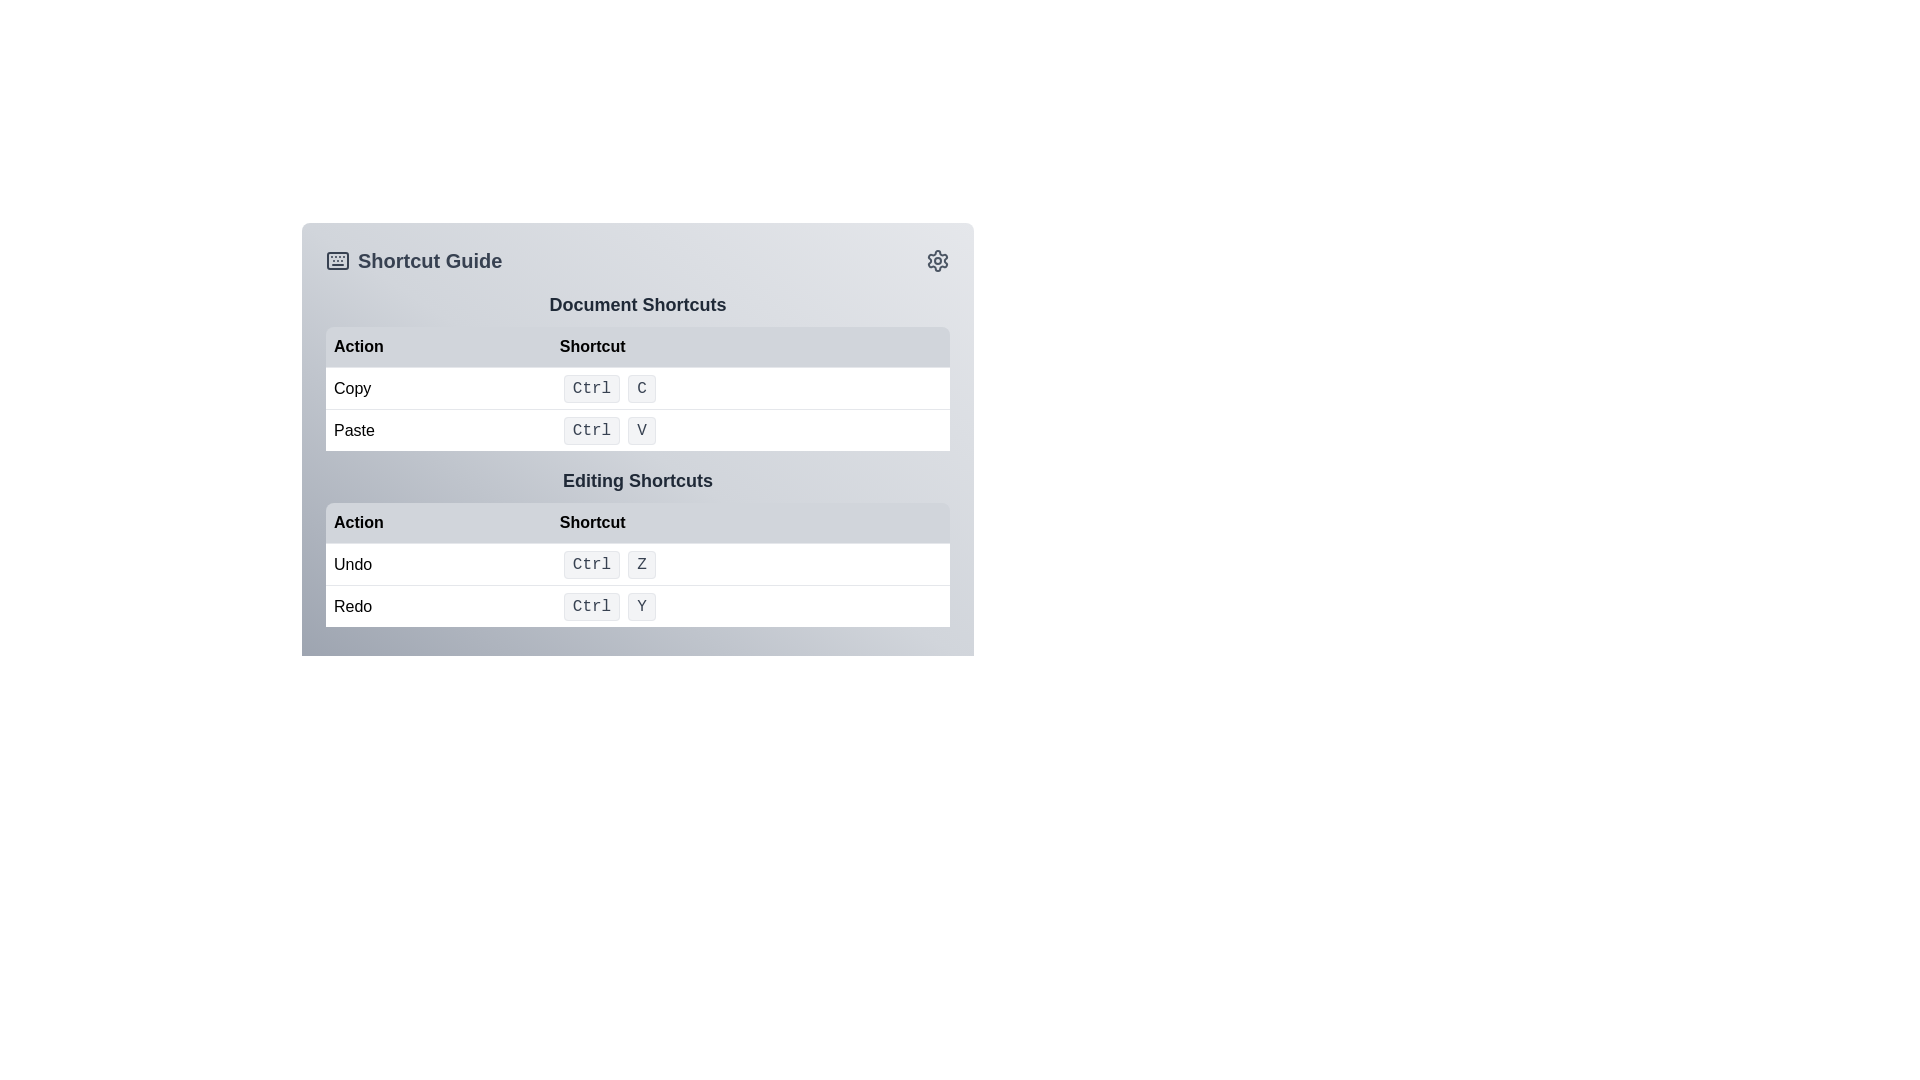 The image size is (1920, 1080). I want to click on the 'Ctrl' button in the 'Shortcut Guide' interface, located under the 'Editing Shortcuts' section, in the 'Undo' row, so click(590, 564).